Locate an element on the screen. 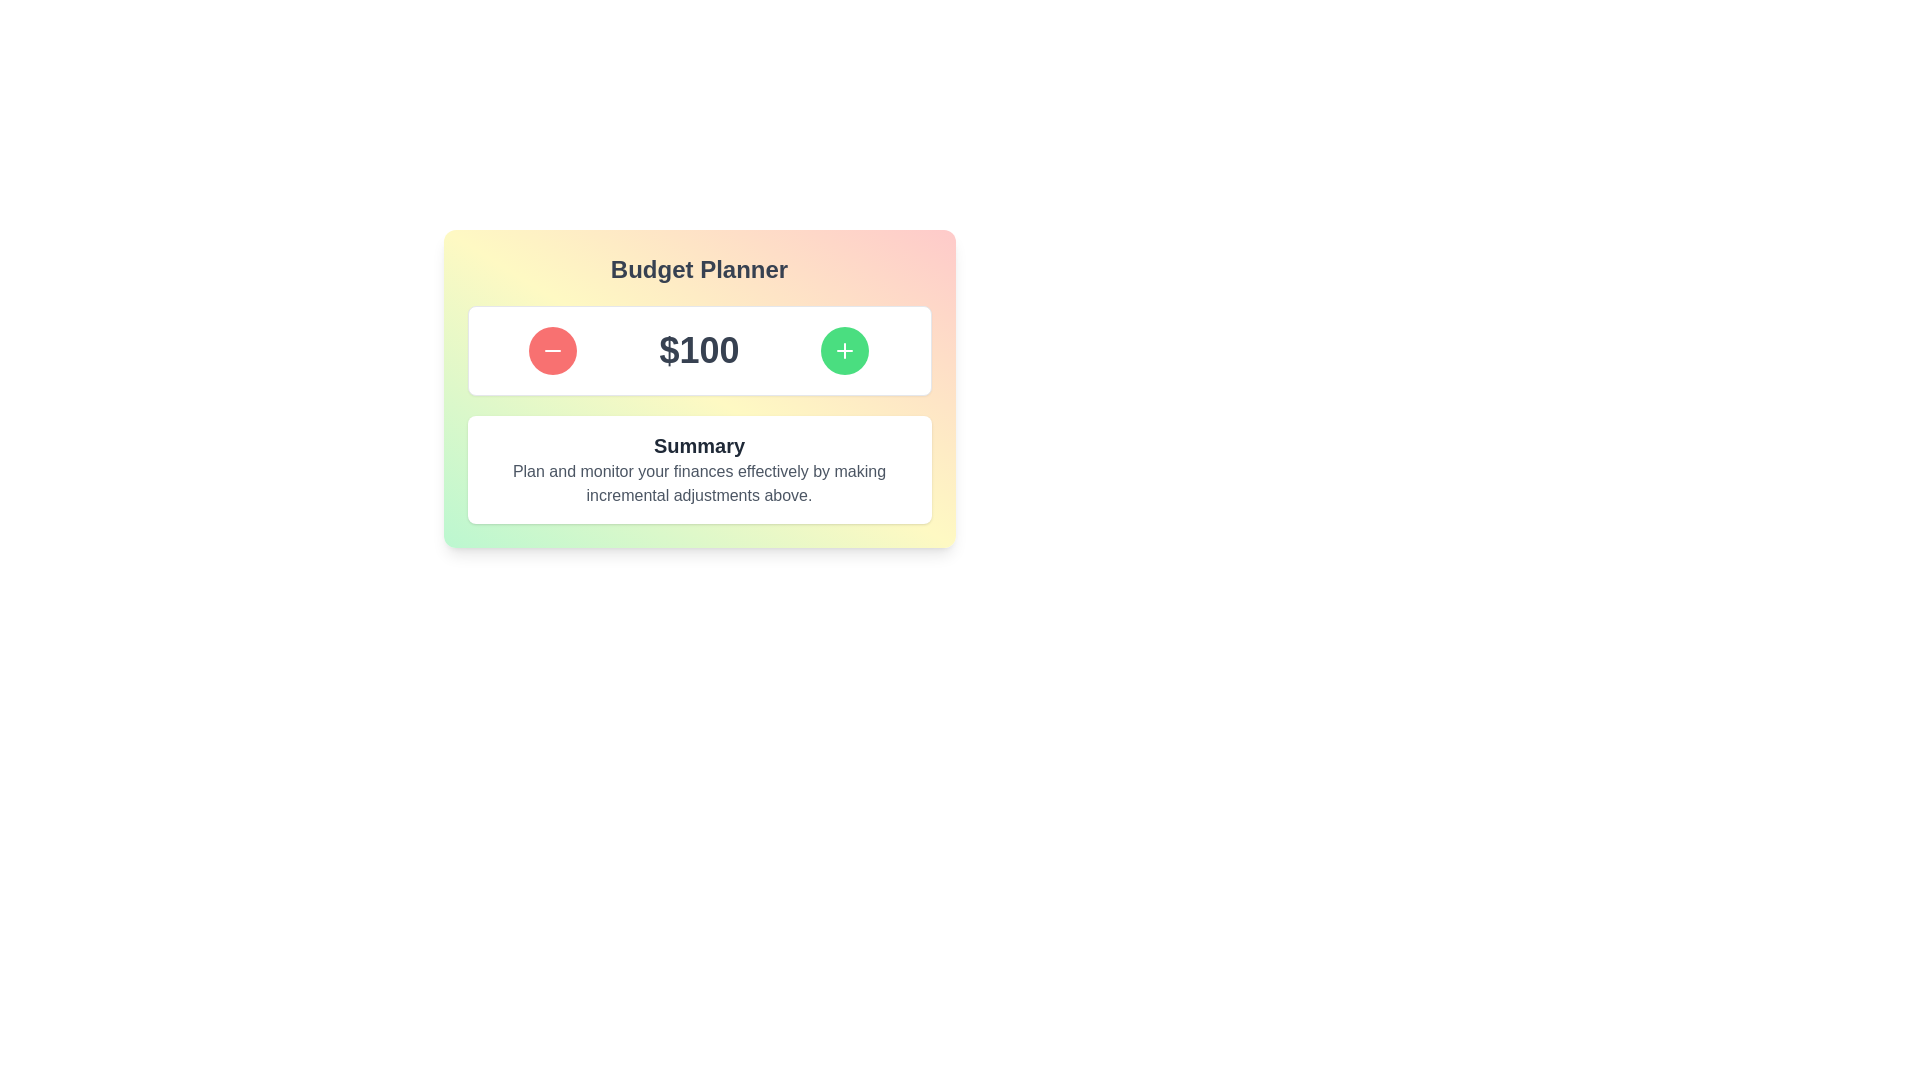  the '+' button located in the top-right corner of the rectangular card interface to increase the numerical value displayed, which is likely related to budgeting is located at coordinates (845, 350).